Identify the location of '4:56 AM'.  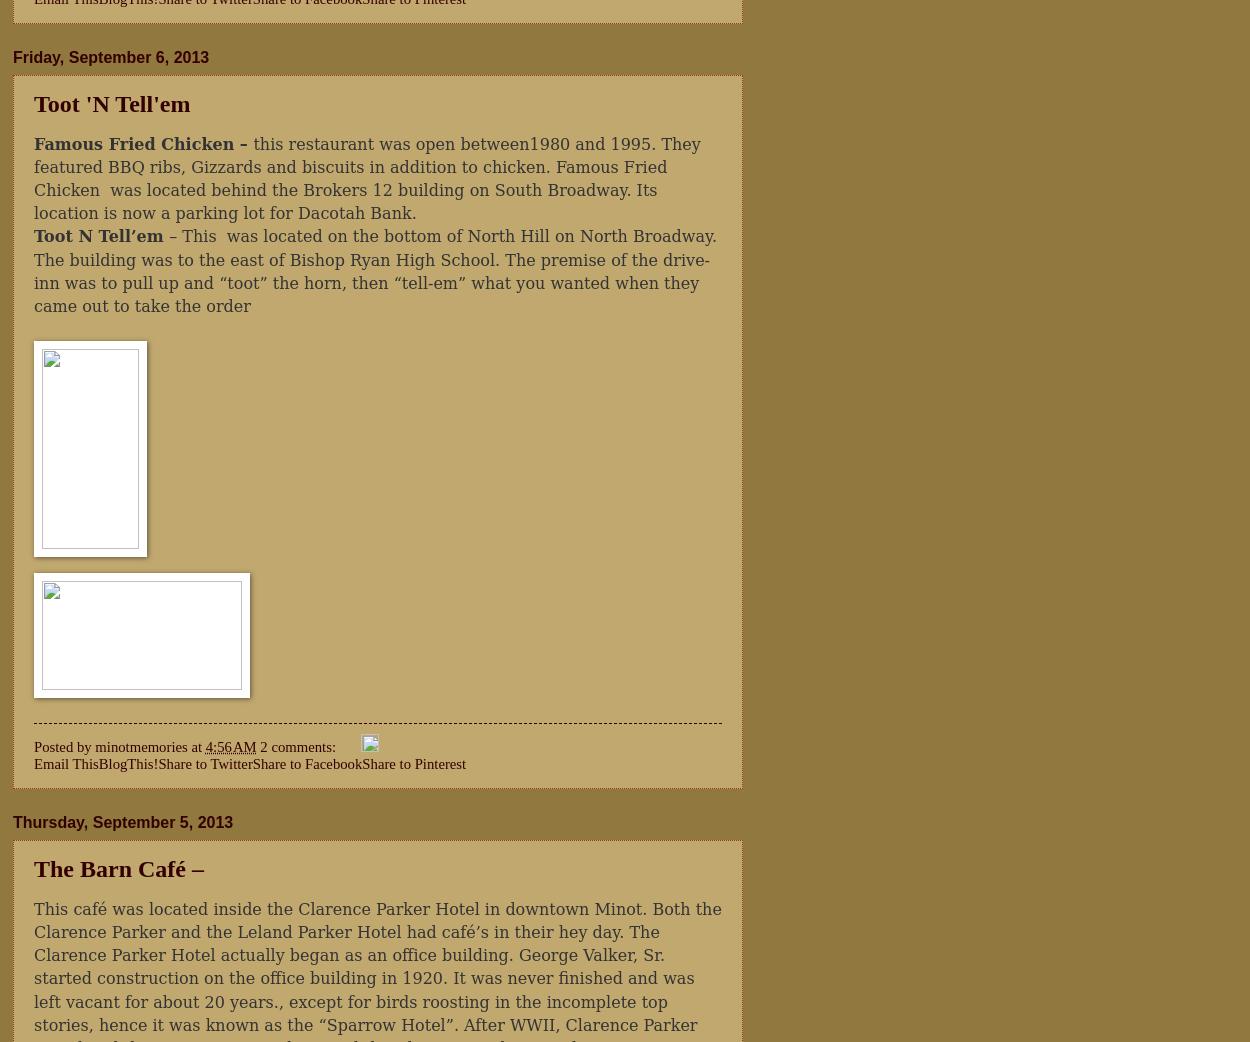
(204, 746).